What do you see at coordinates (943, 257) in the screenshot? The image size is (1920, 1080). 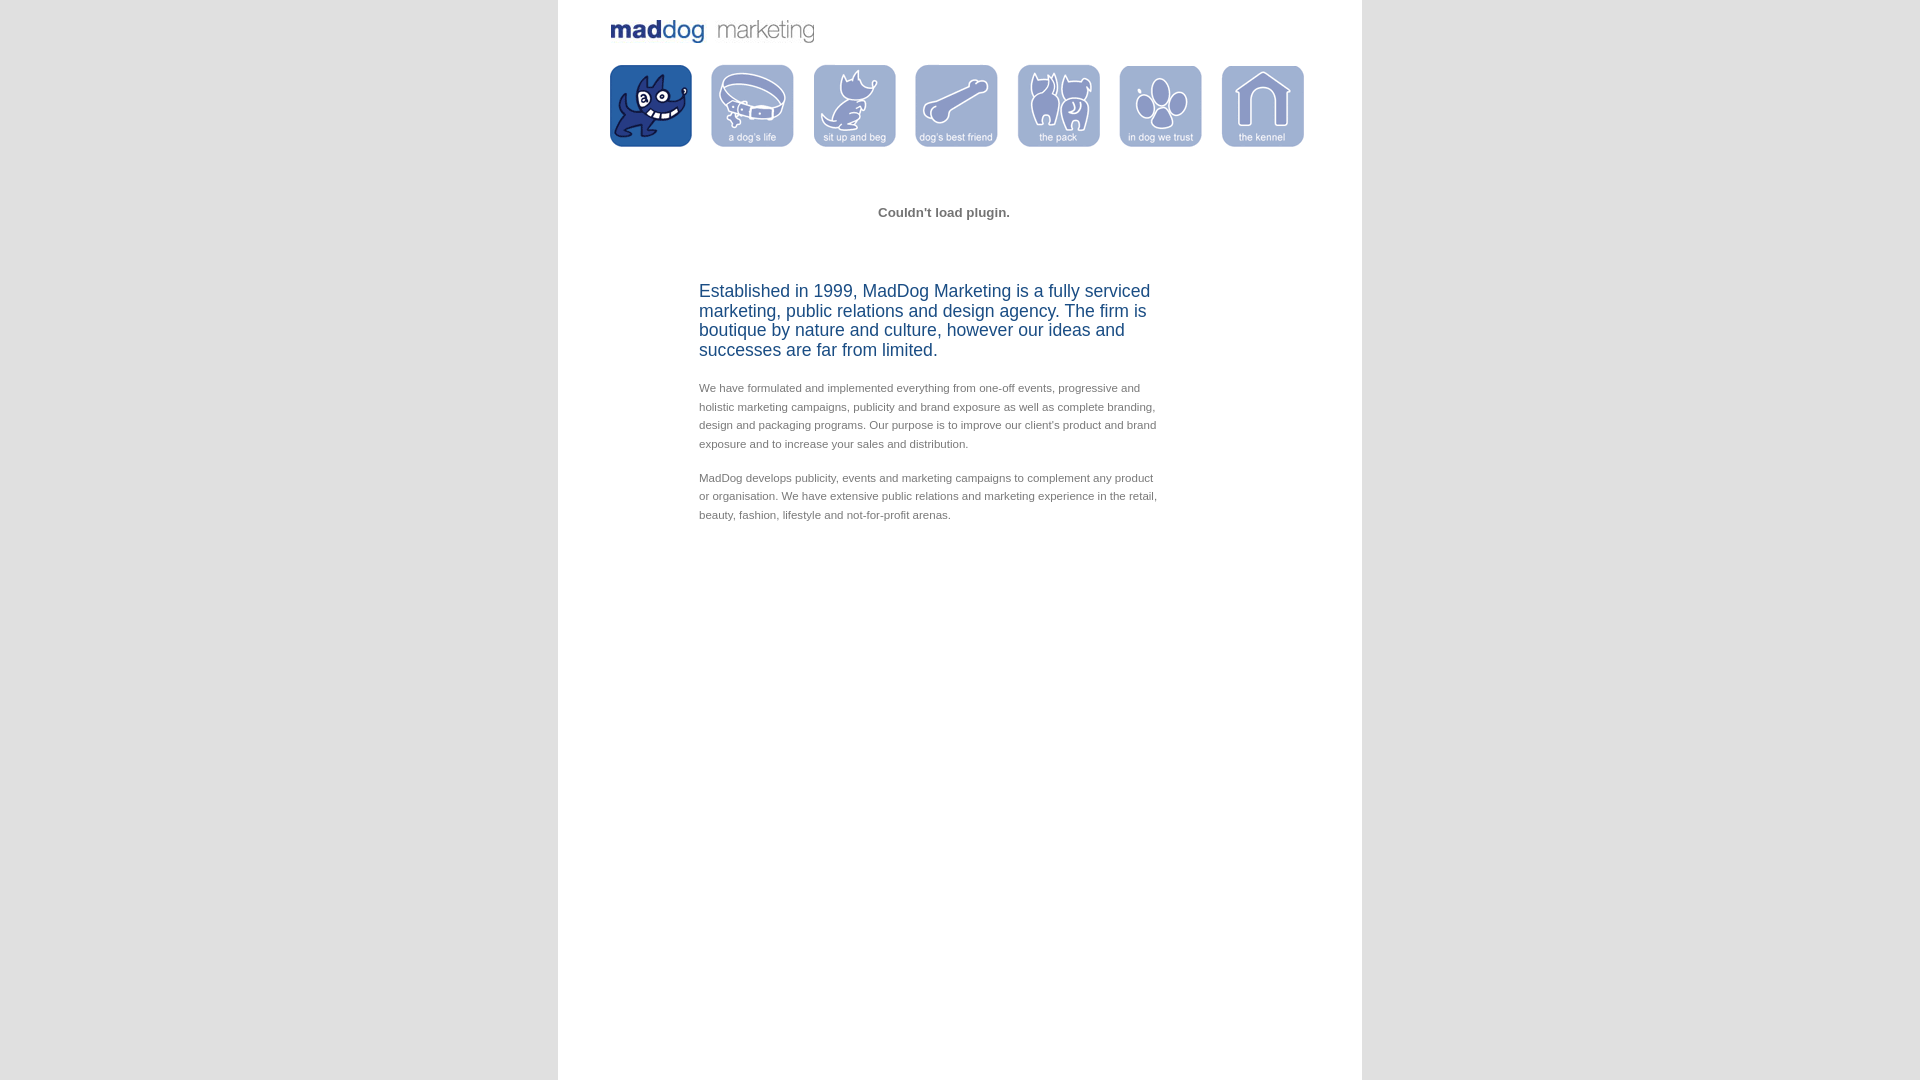 I see `'MadDog Flash animation'` at bounding box center [943, 257].